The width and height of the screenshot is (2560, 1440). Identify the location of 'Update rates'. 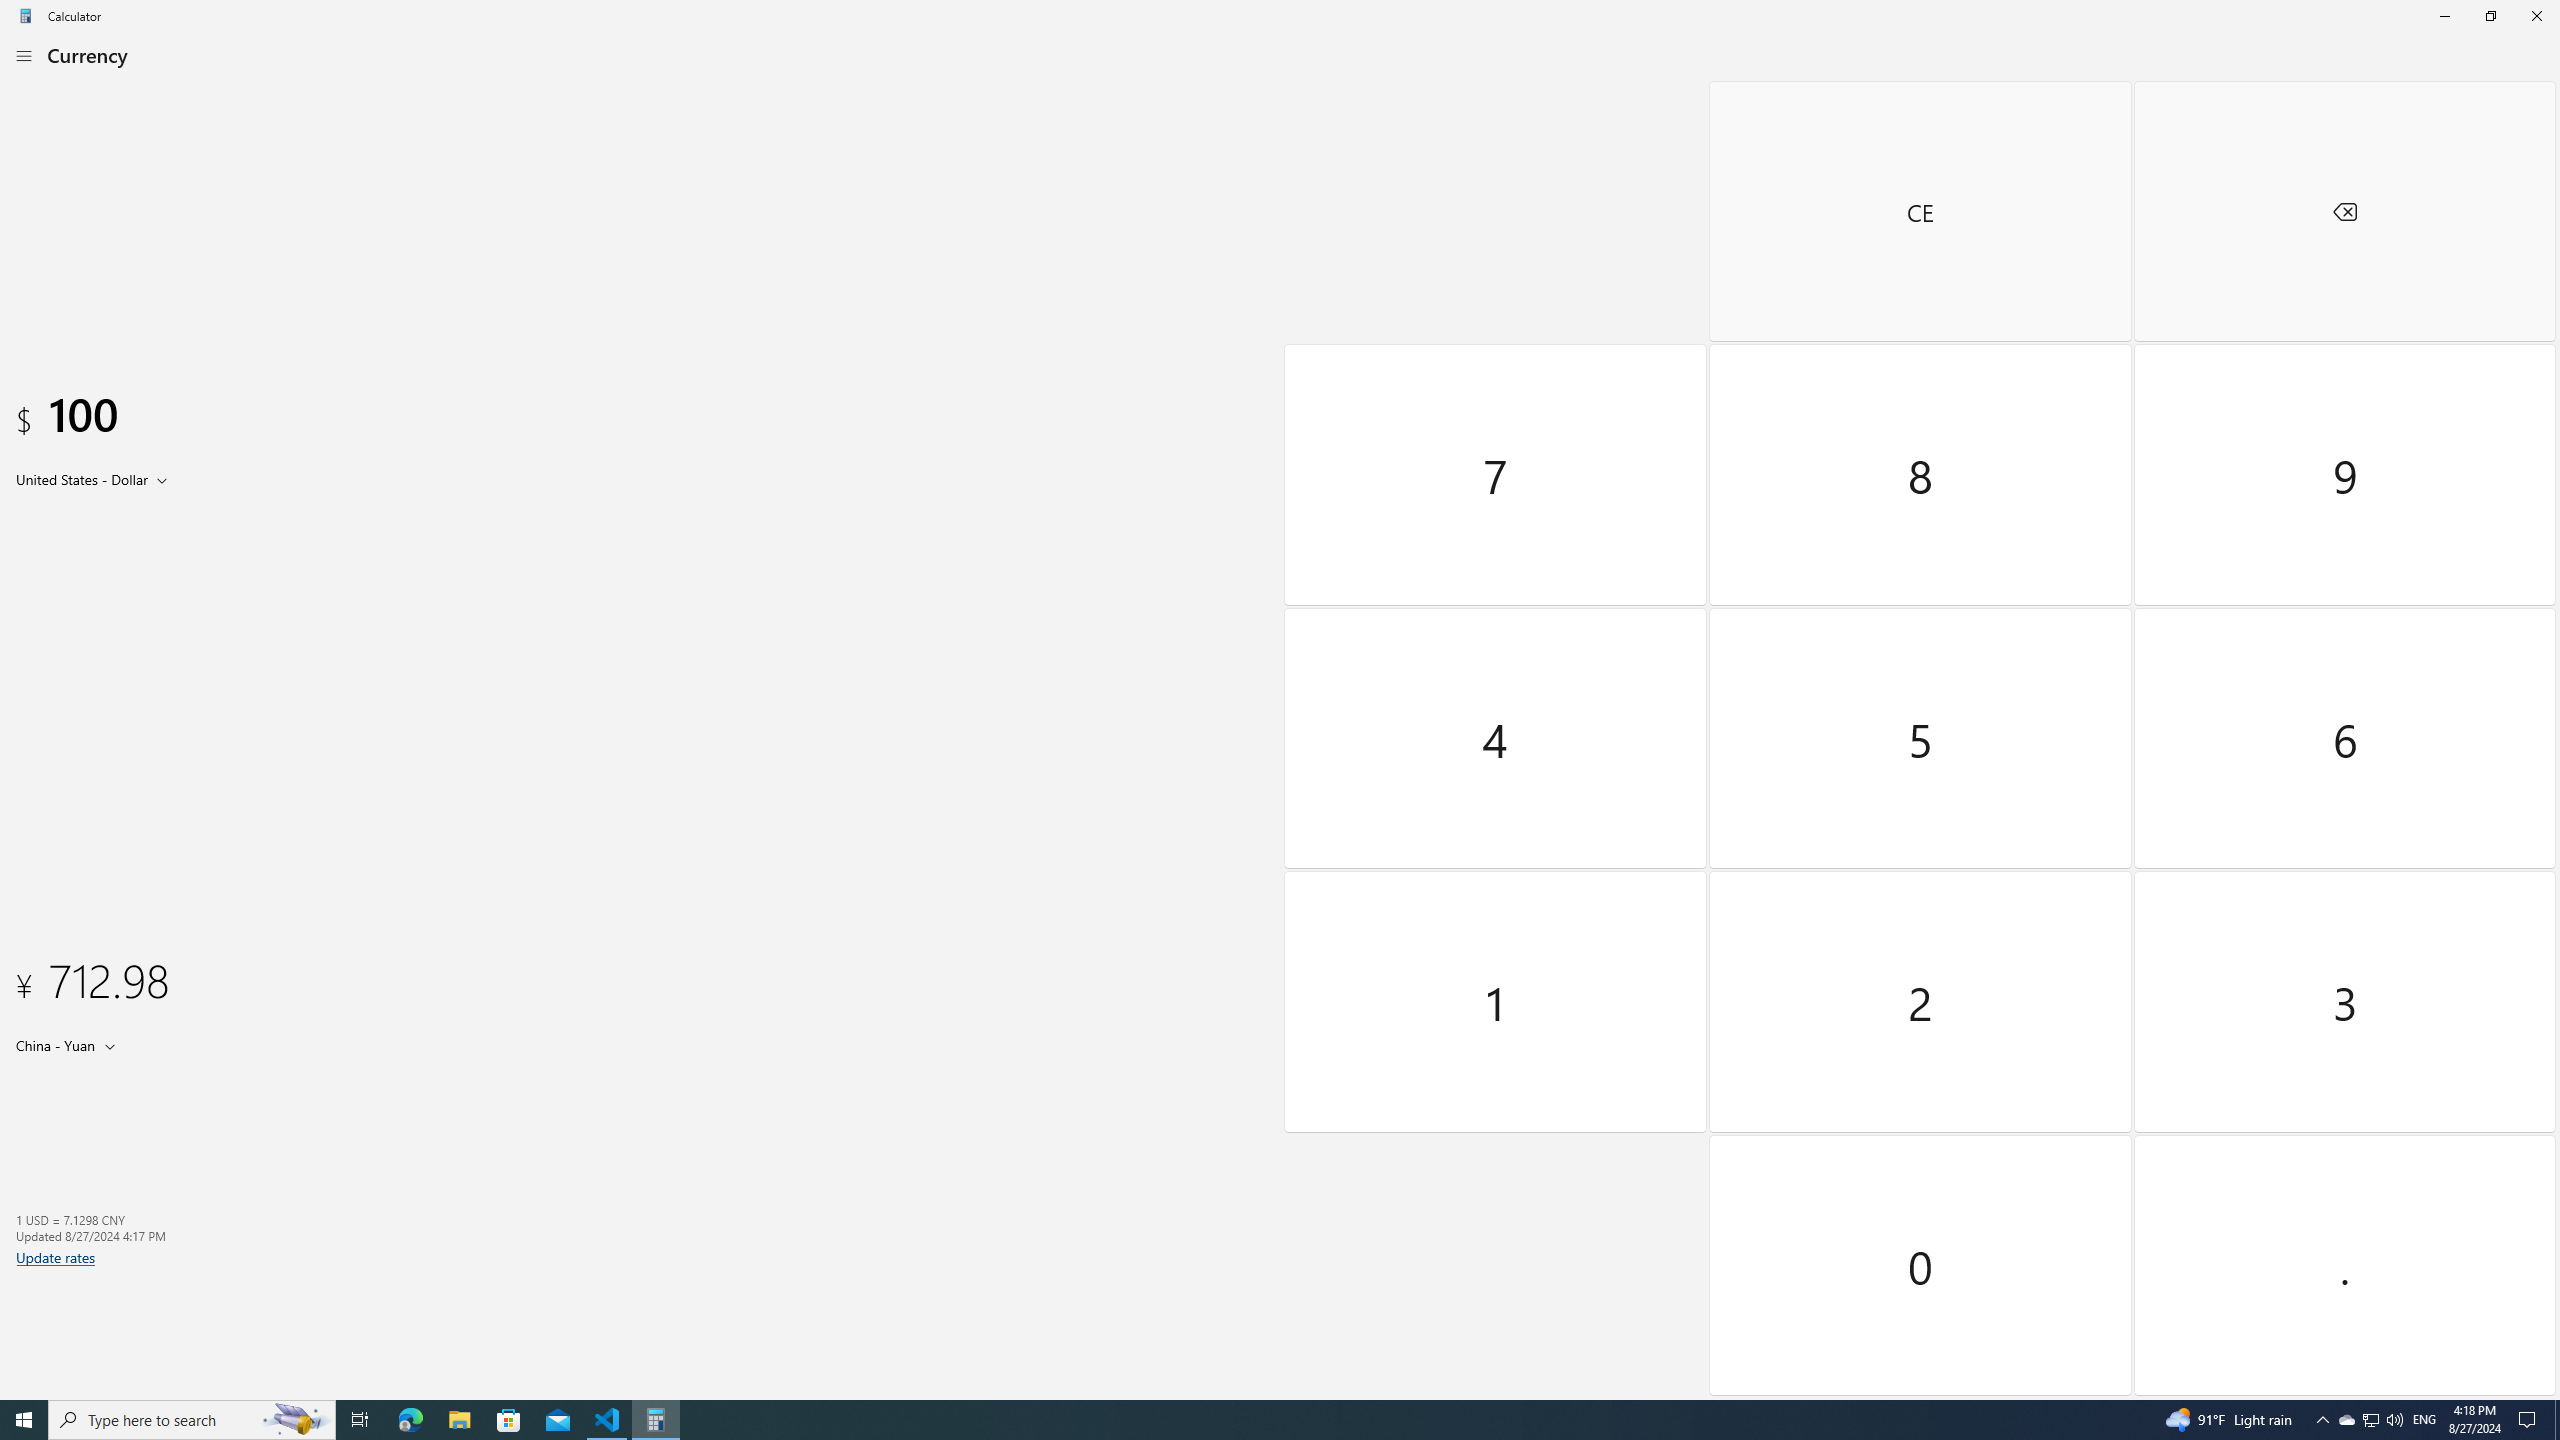
(56, 1256).